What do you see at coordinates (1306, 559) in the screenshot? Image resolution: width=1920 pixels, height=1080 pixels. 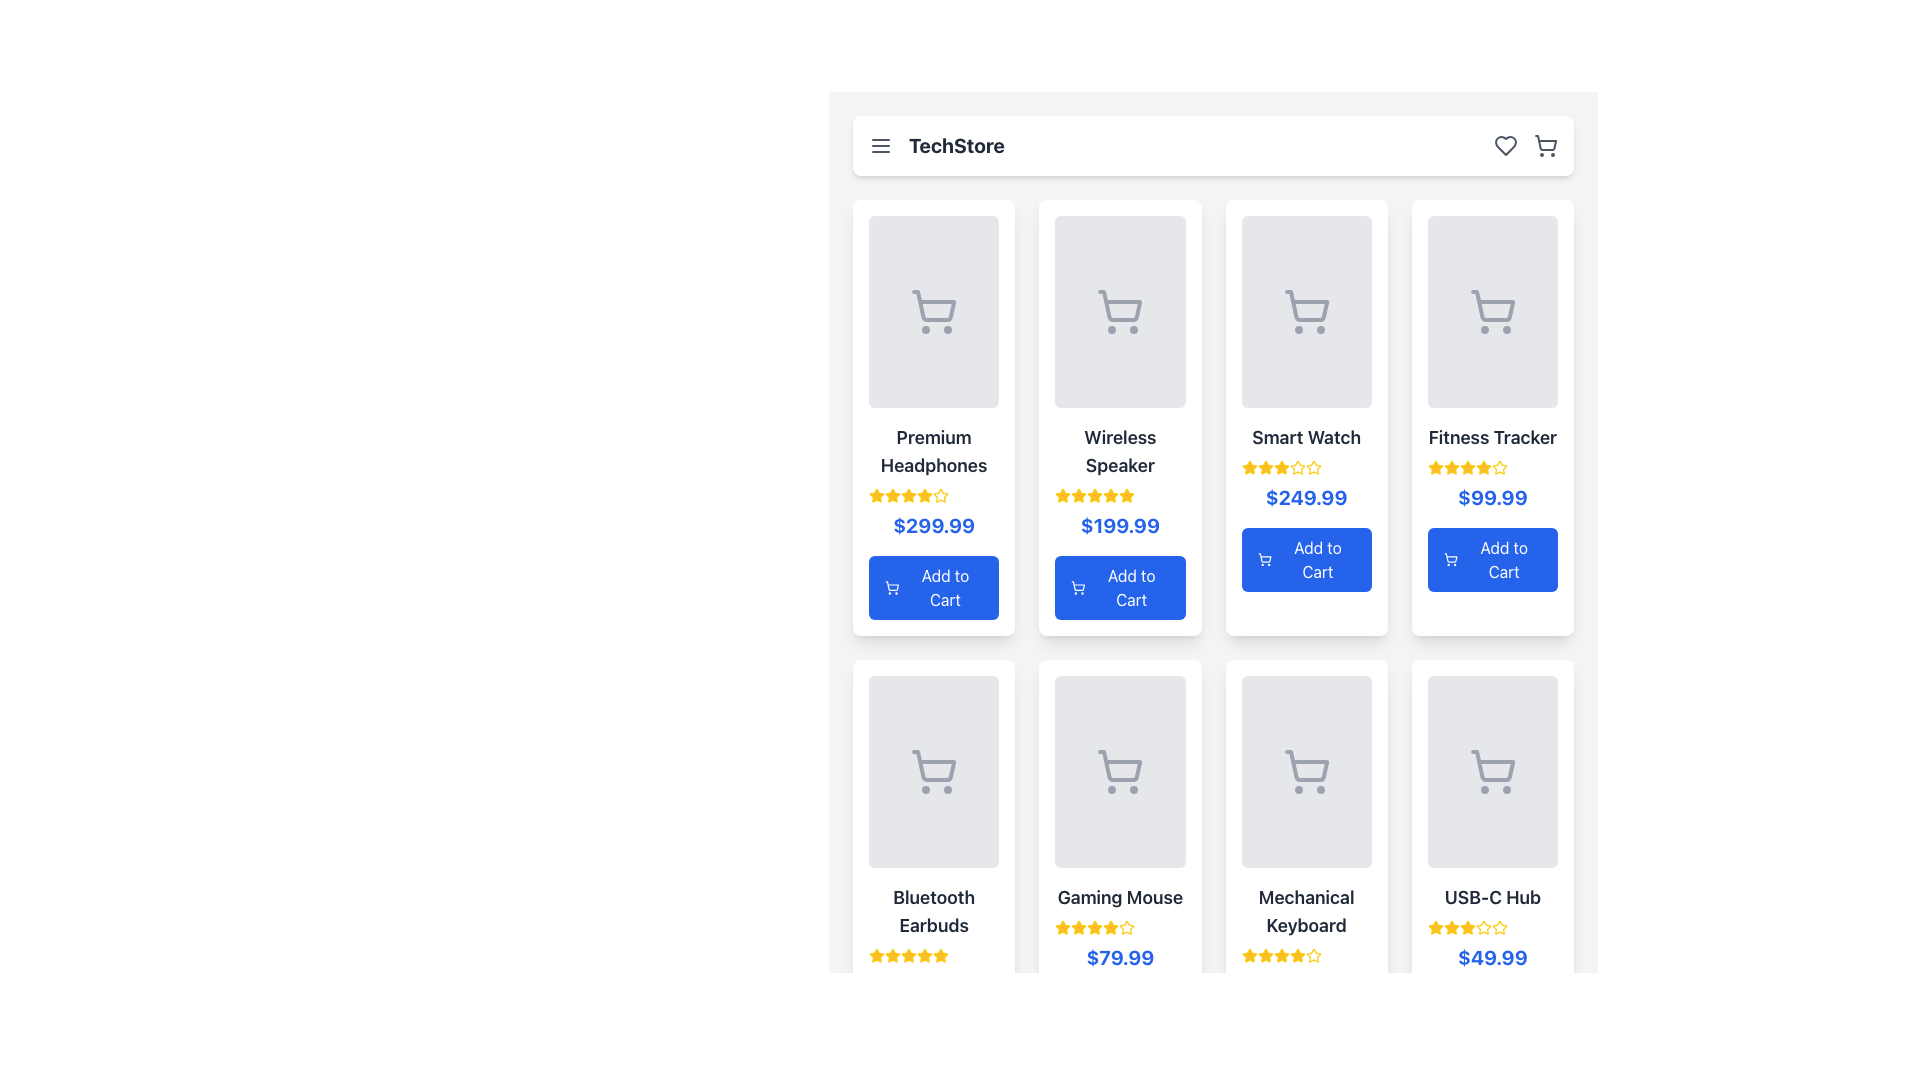 I see `the 'Add to Cart' button with a blue background and white text, located in the product card for 'Smart Watch'` at bounding box center [1306, 559].